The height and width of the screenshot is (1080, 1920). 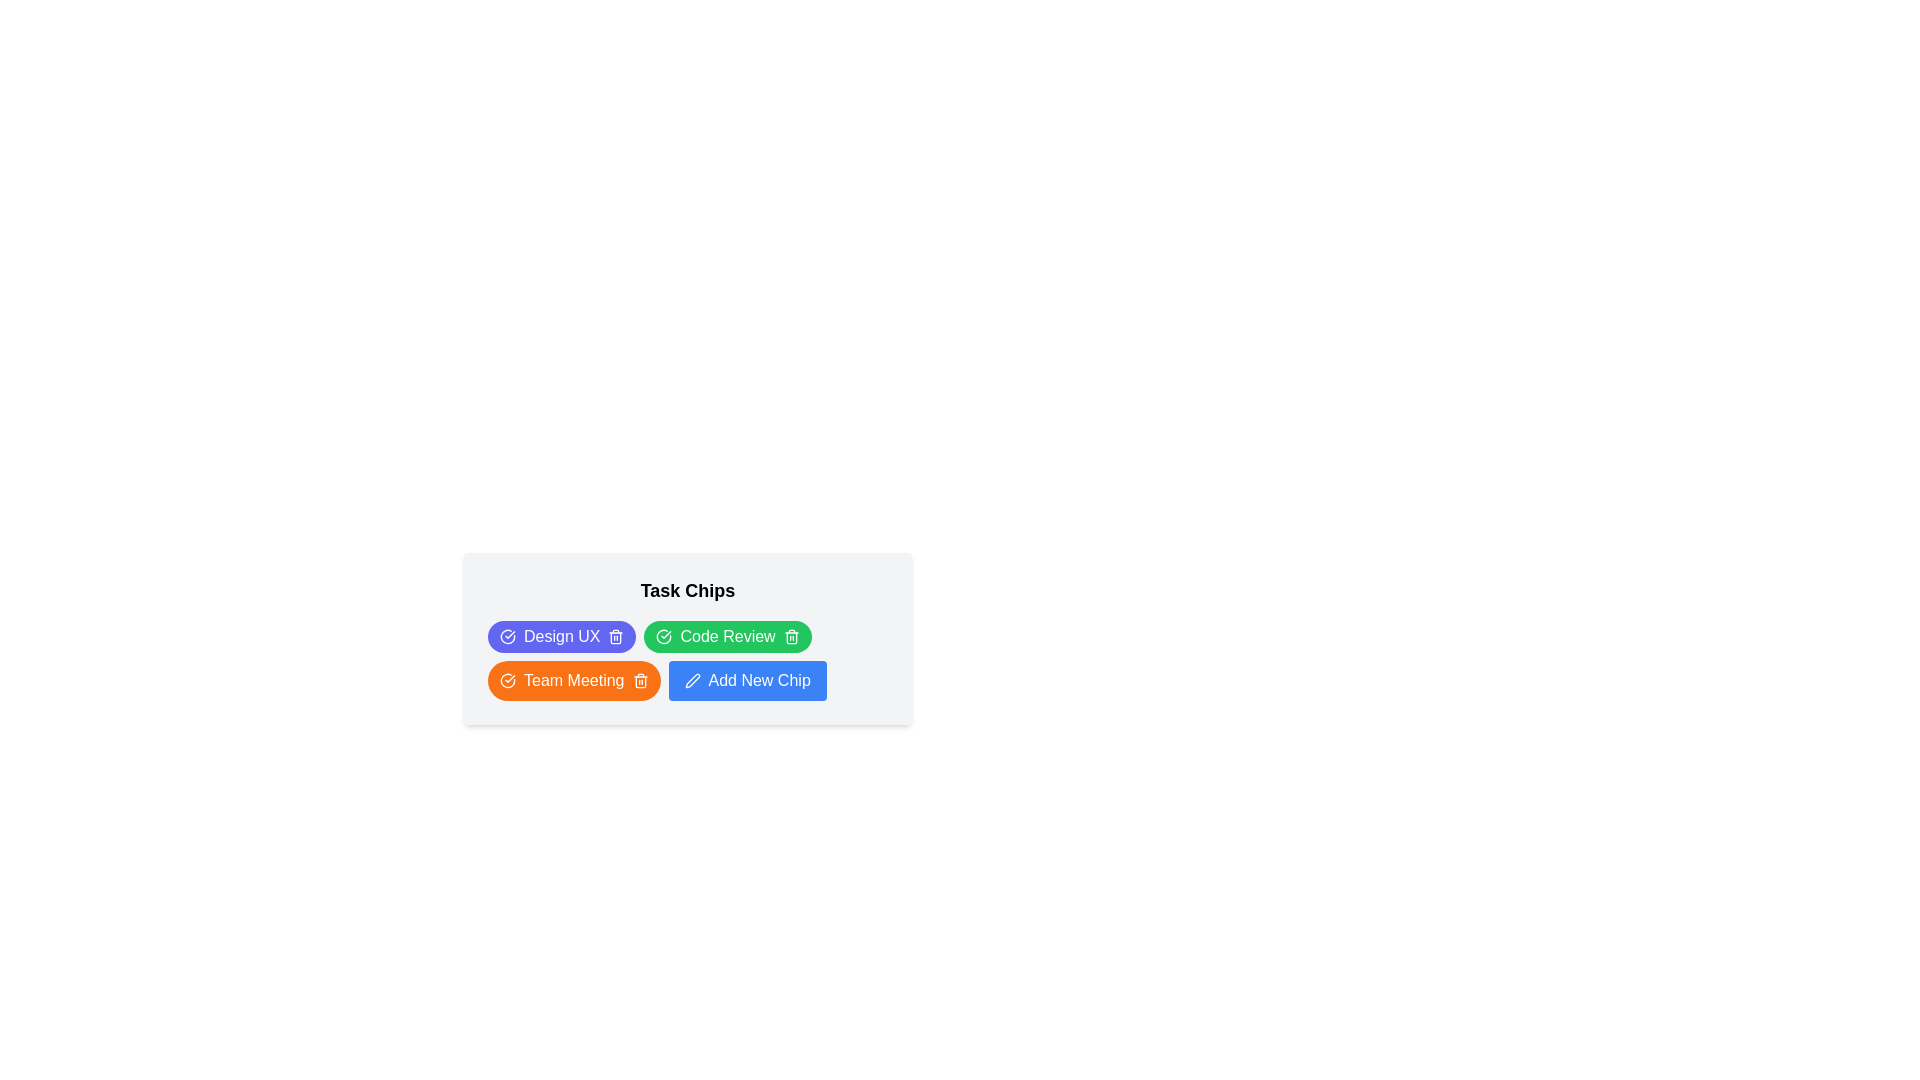 I want to click on the small trash can icon button located at the far-right corner of the green 'Code Review' task chip, so click(x=790, y=636).